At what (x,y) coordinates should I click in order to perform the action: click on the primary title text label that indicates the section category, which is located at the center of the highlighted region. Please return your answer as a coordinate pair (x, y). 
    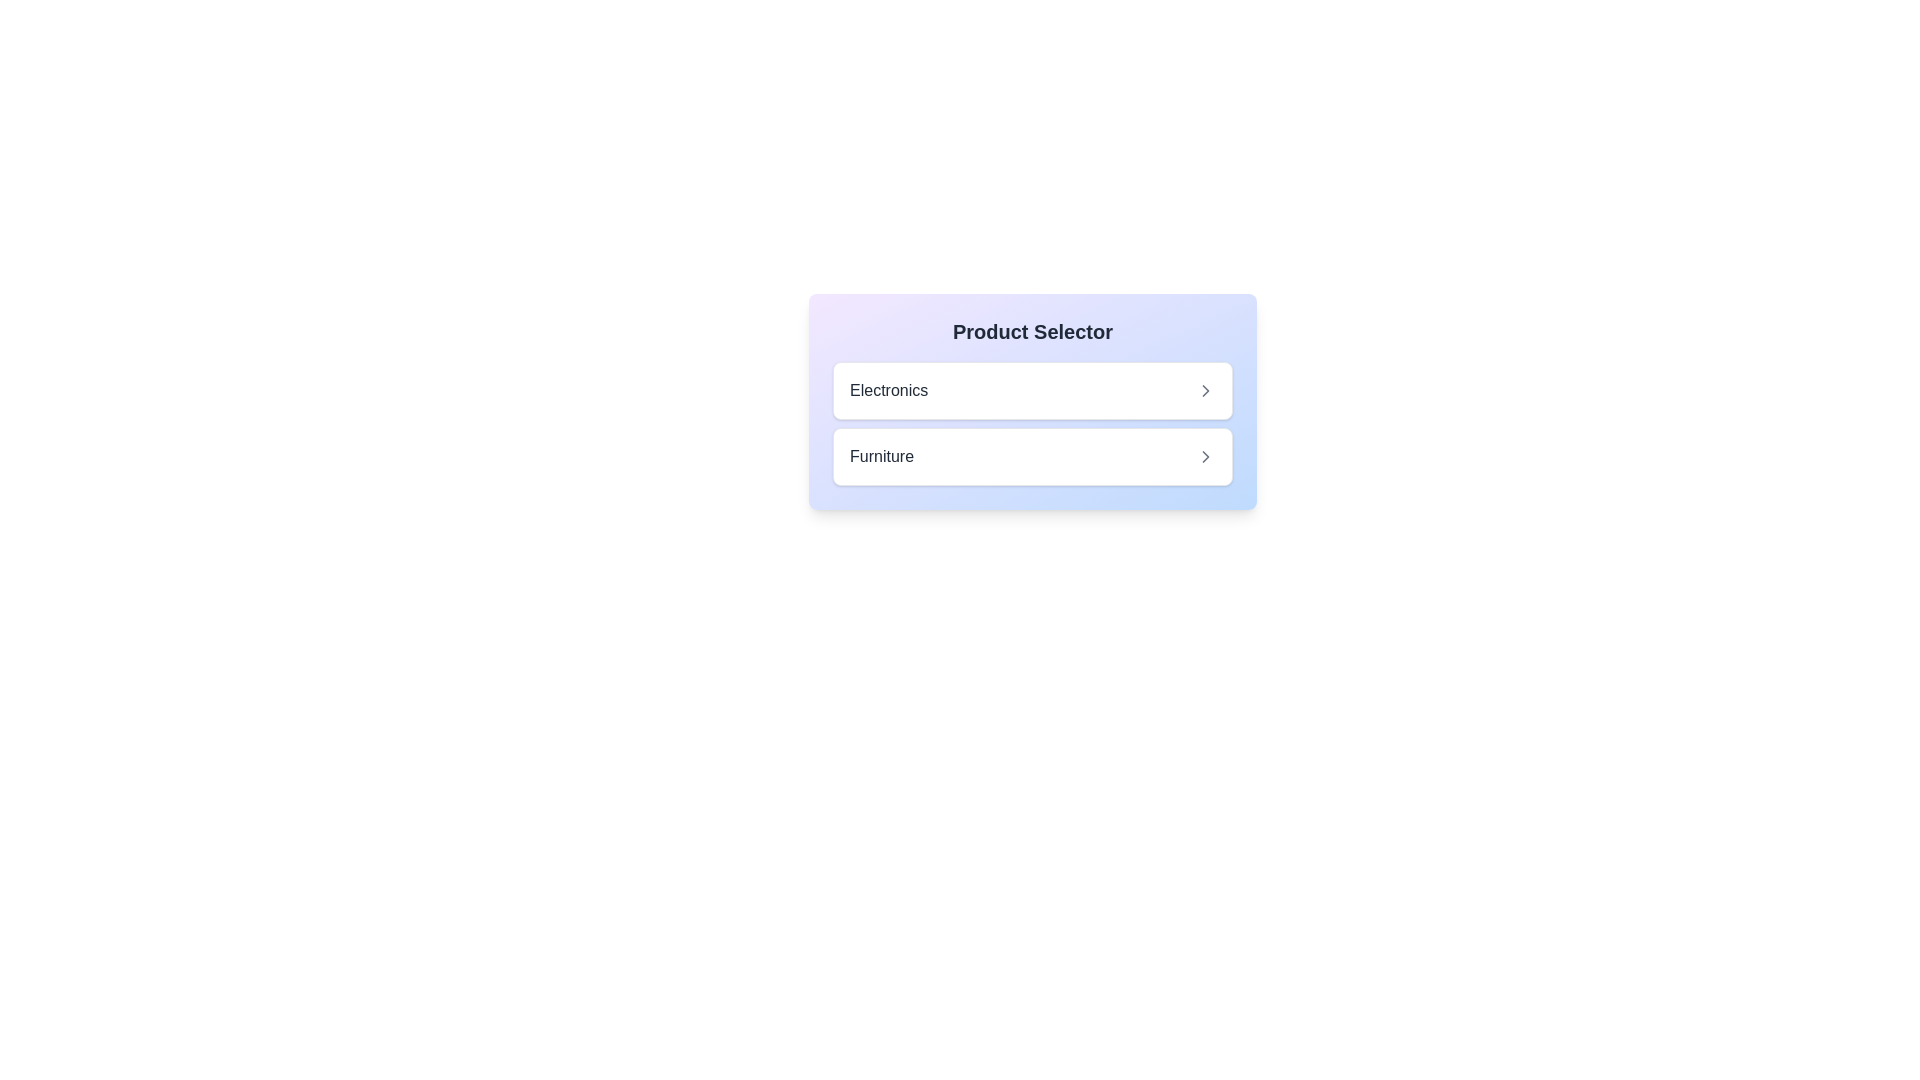
    Looking at the image, I should click on (1032, 330).